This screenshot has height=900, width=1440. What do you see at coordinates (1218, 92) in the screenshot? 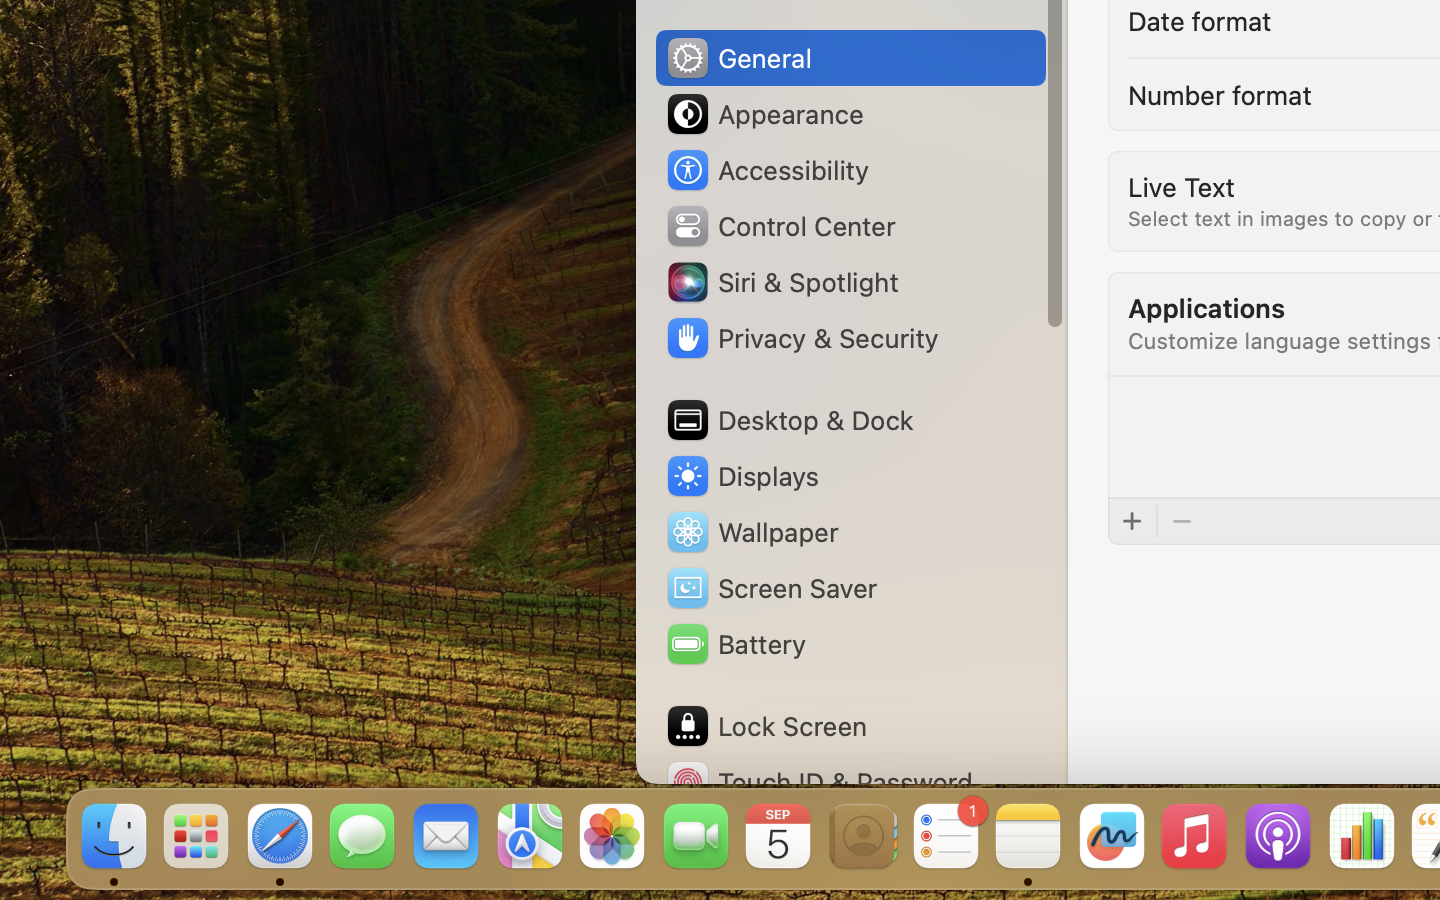
I see `'Number format'` at bounding box center [1218, 92].